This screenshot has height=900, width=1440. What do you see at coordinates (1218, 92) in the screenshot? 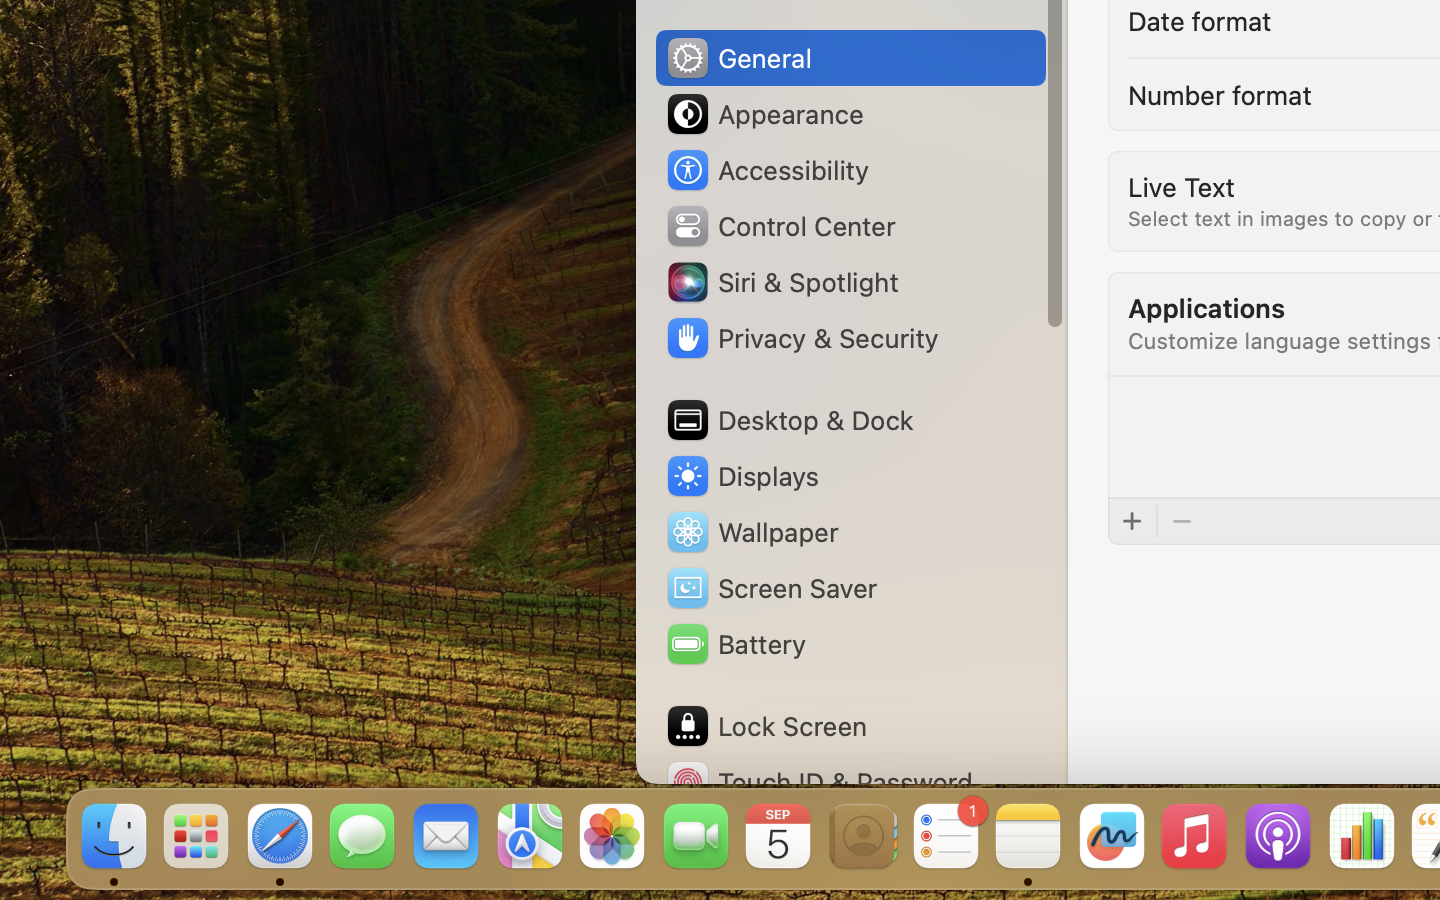
I see `'Number format'` at bounding box center [1218, 92].